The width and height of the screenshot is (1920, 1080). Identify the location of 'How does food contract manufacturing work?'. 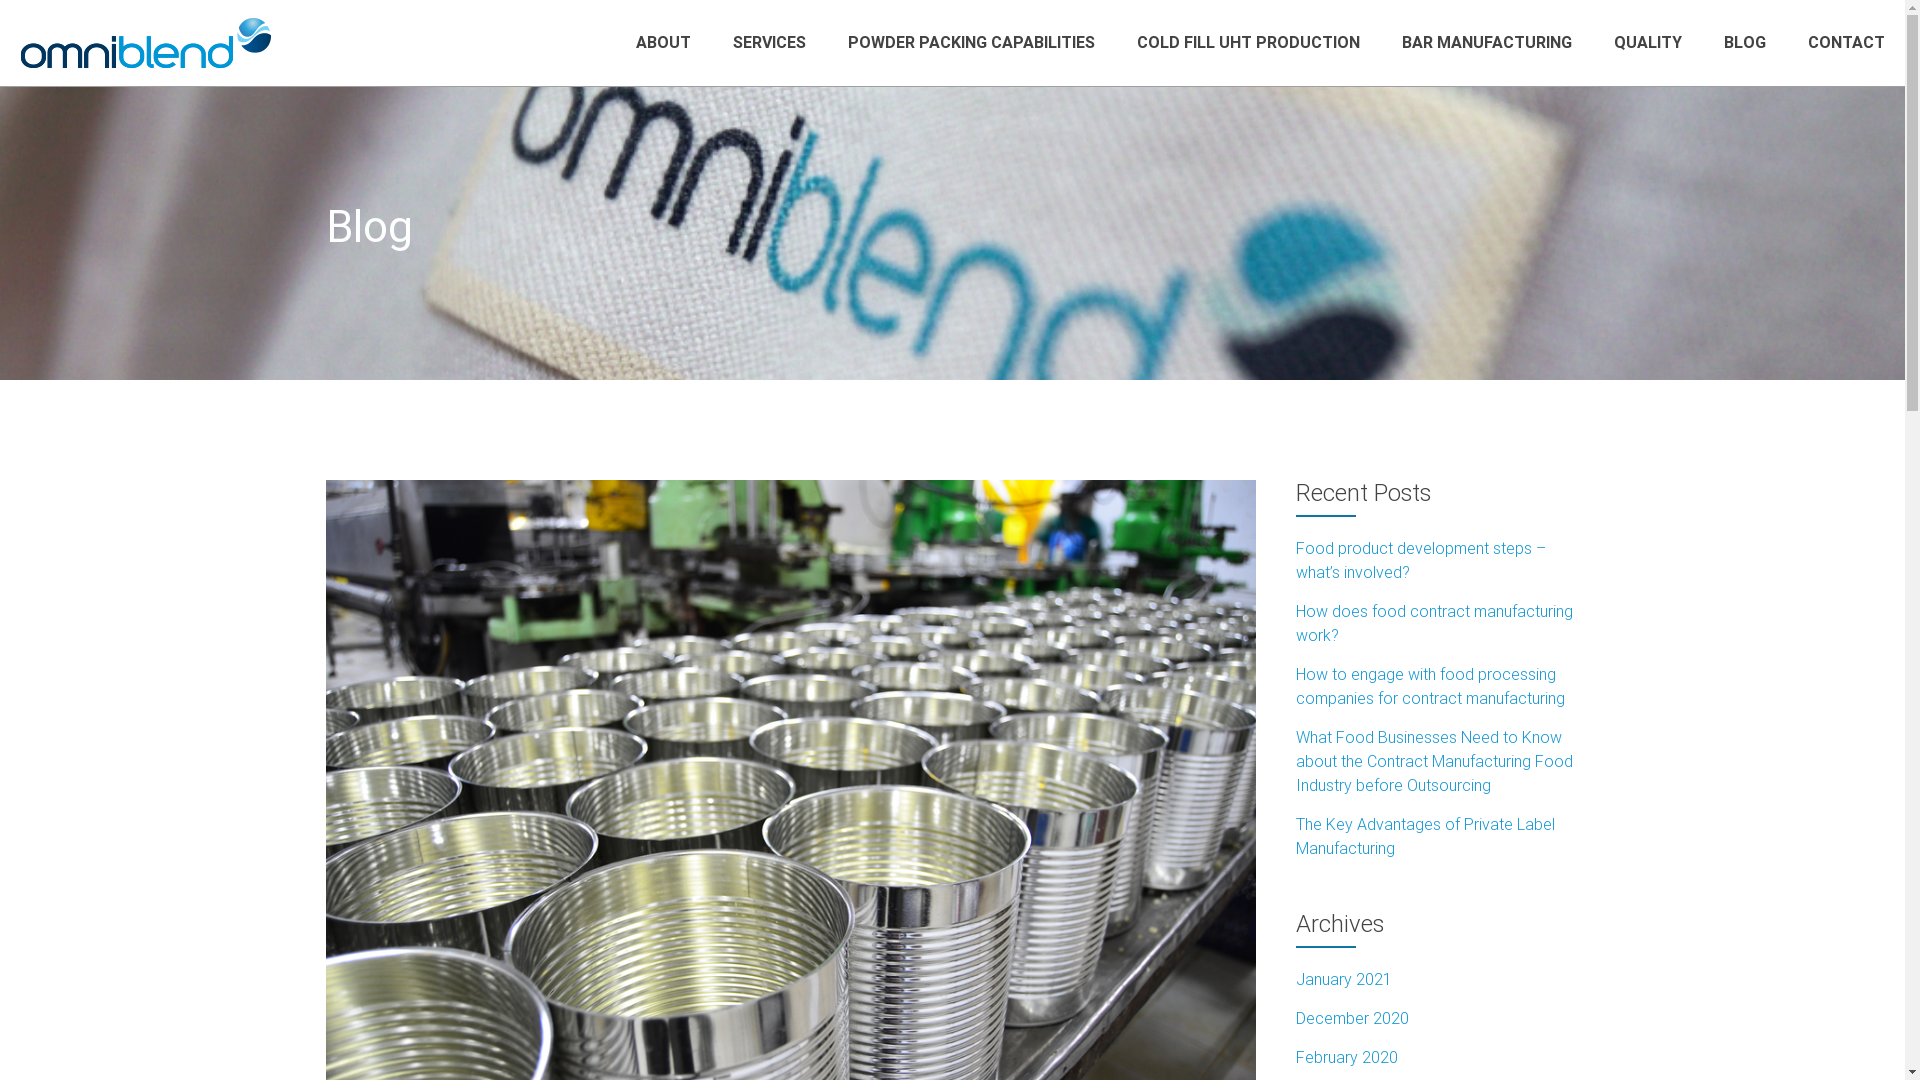
(1433, 622).